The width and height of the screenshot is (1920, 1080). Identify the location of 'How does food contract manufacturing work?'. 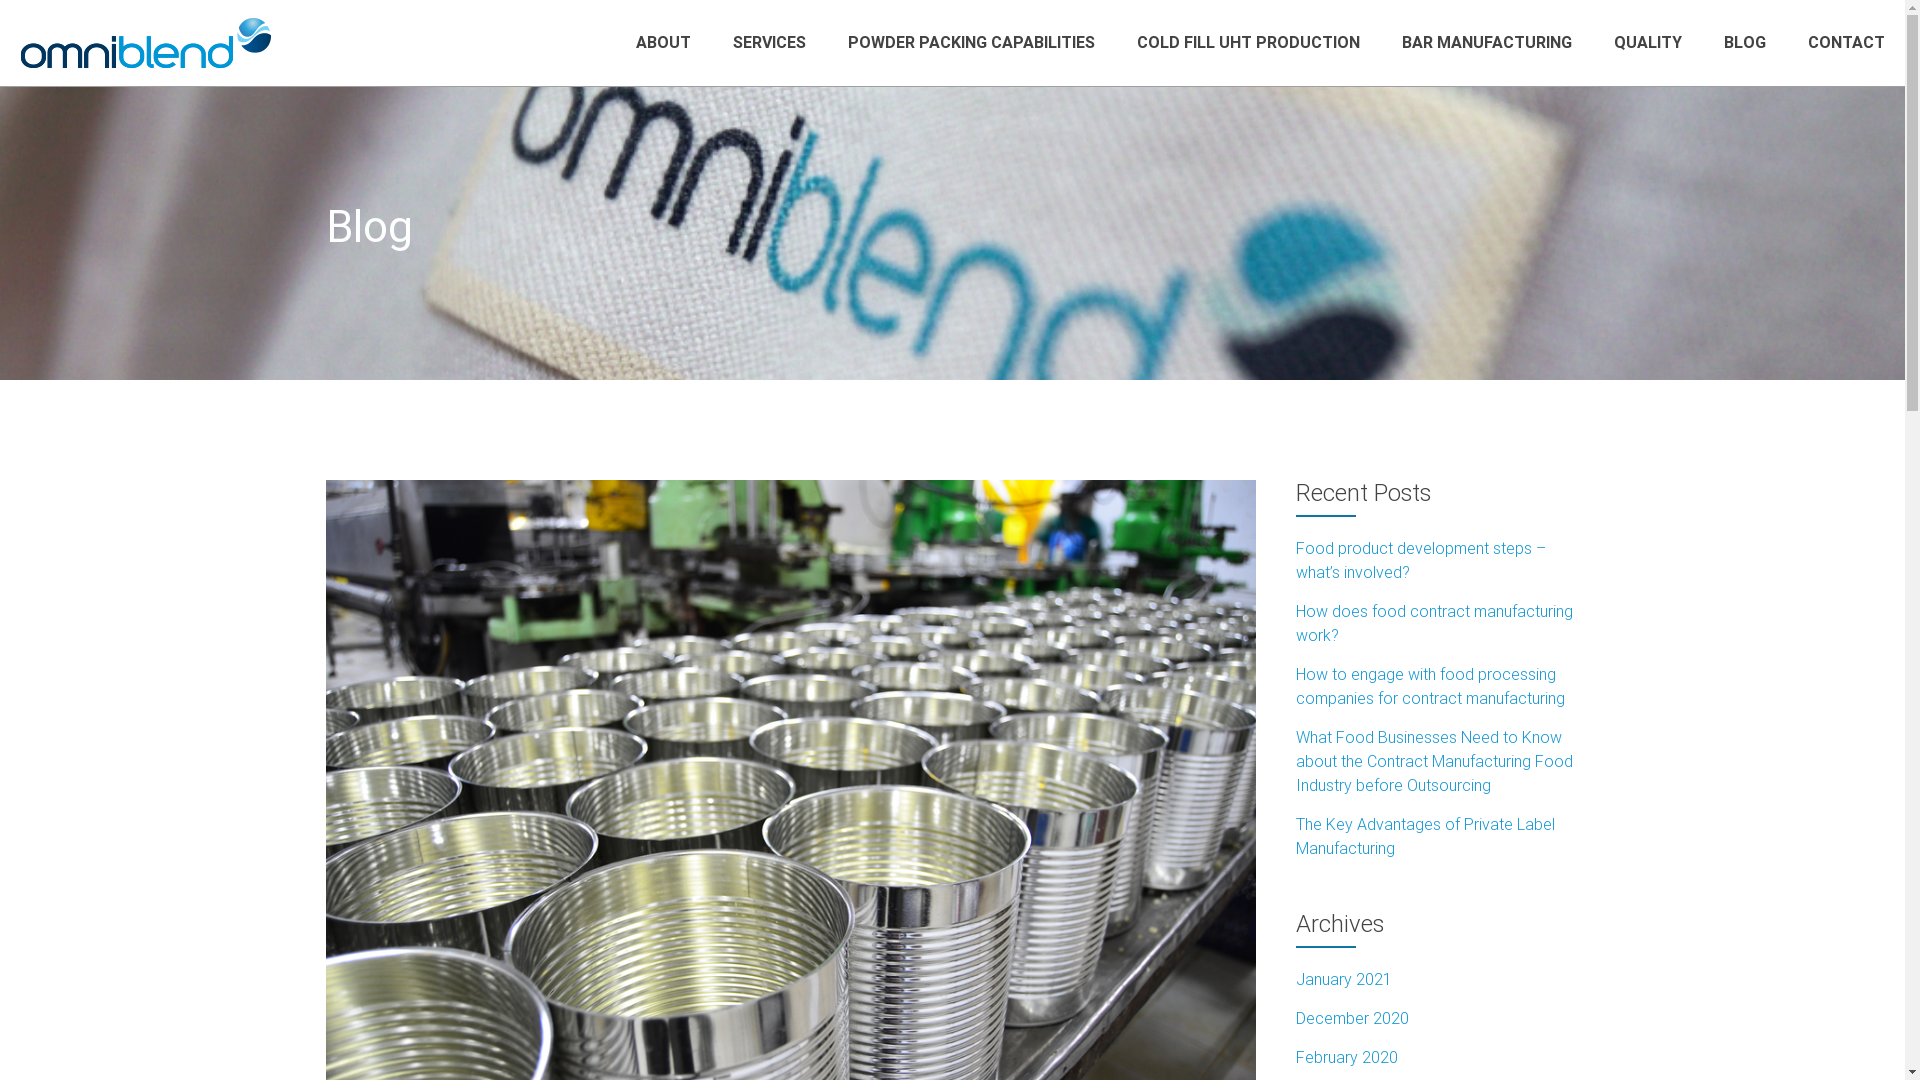
(1433, 622).